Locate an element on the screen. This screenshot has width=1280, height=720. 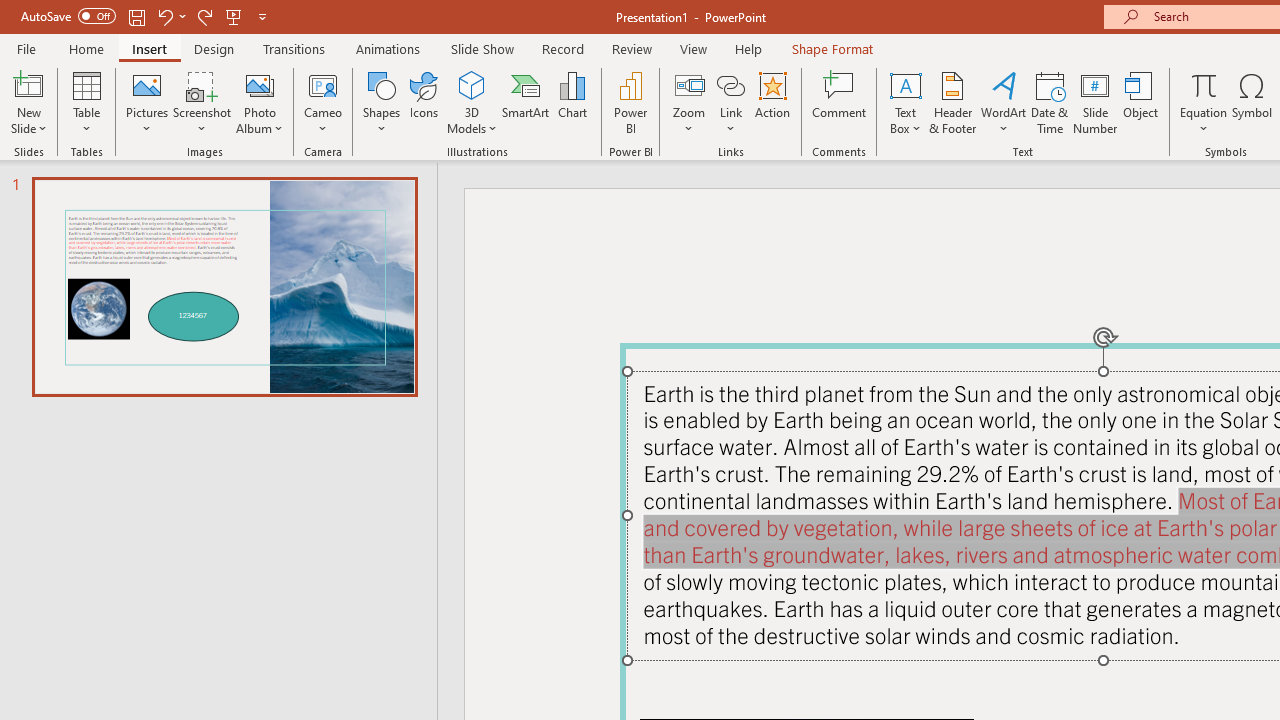
'Date & Time...' is located at coordinates (1049, 103).